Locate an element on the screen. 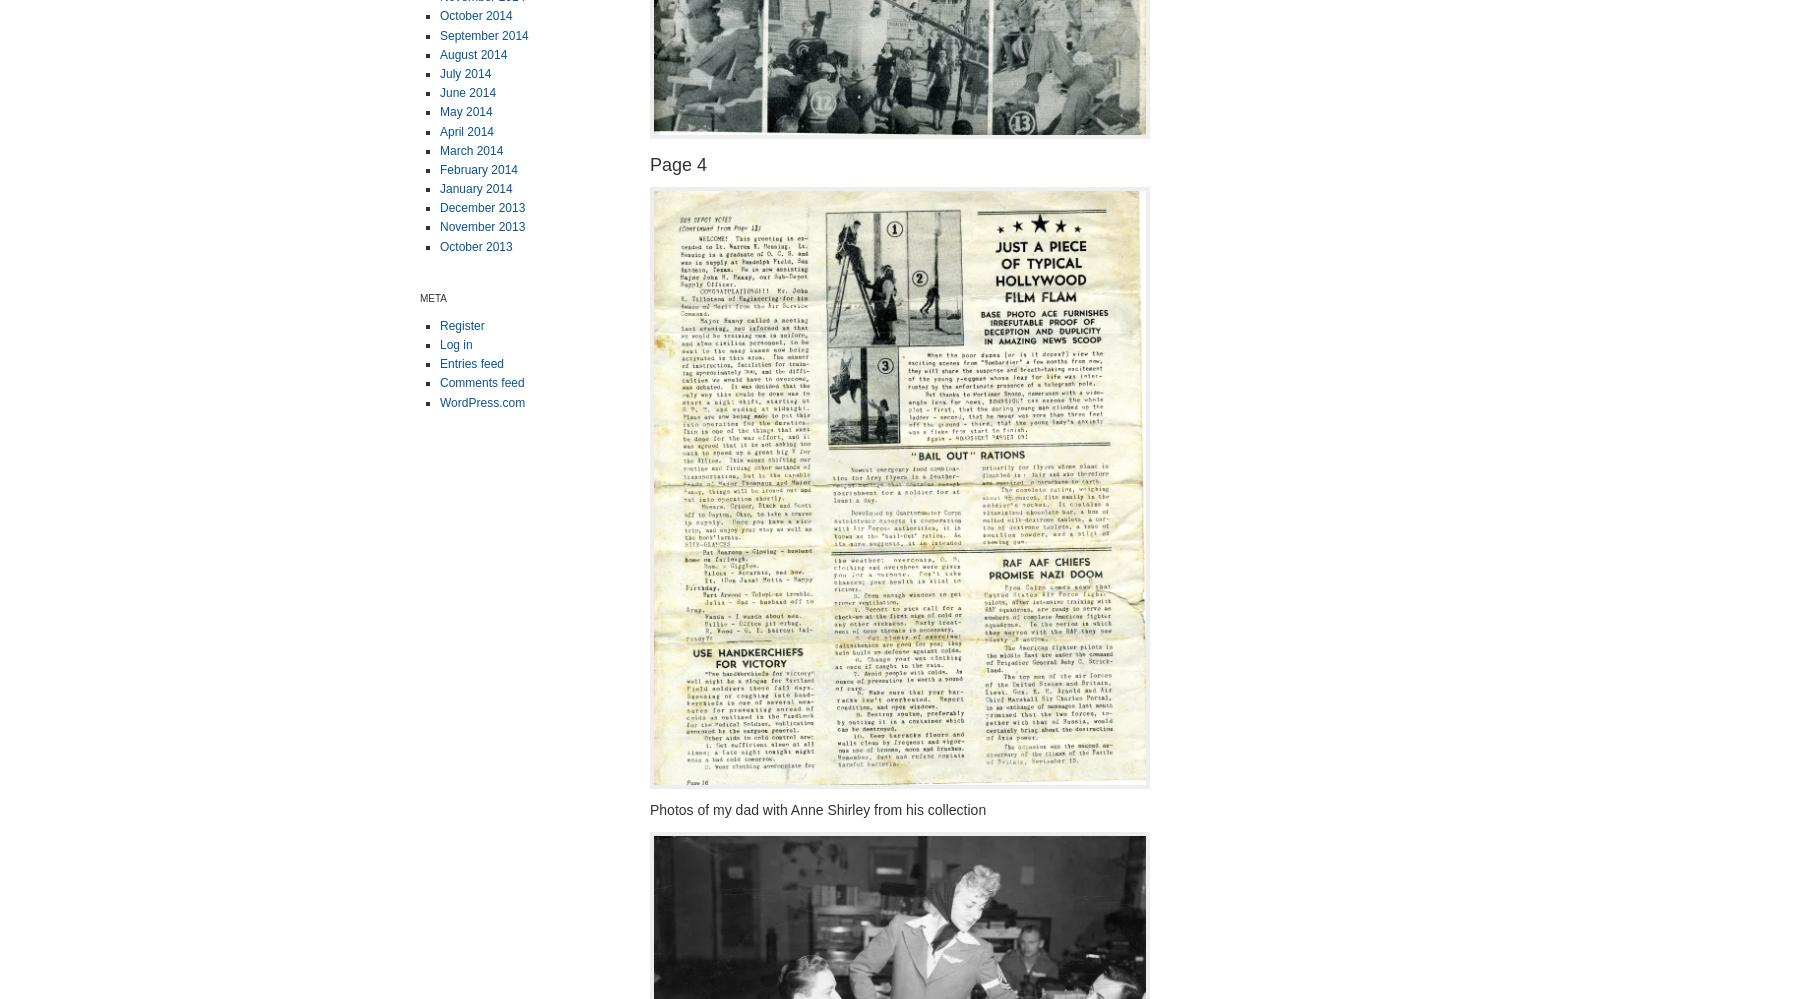 The image size is (1800, 999). 'Page 4' is located at coordinates (677, 164).